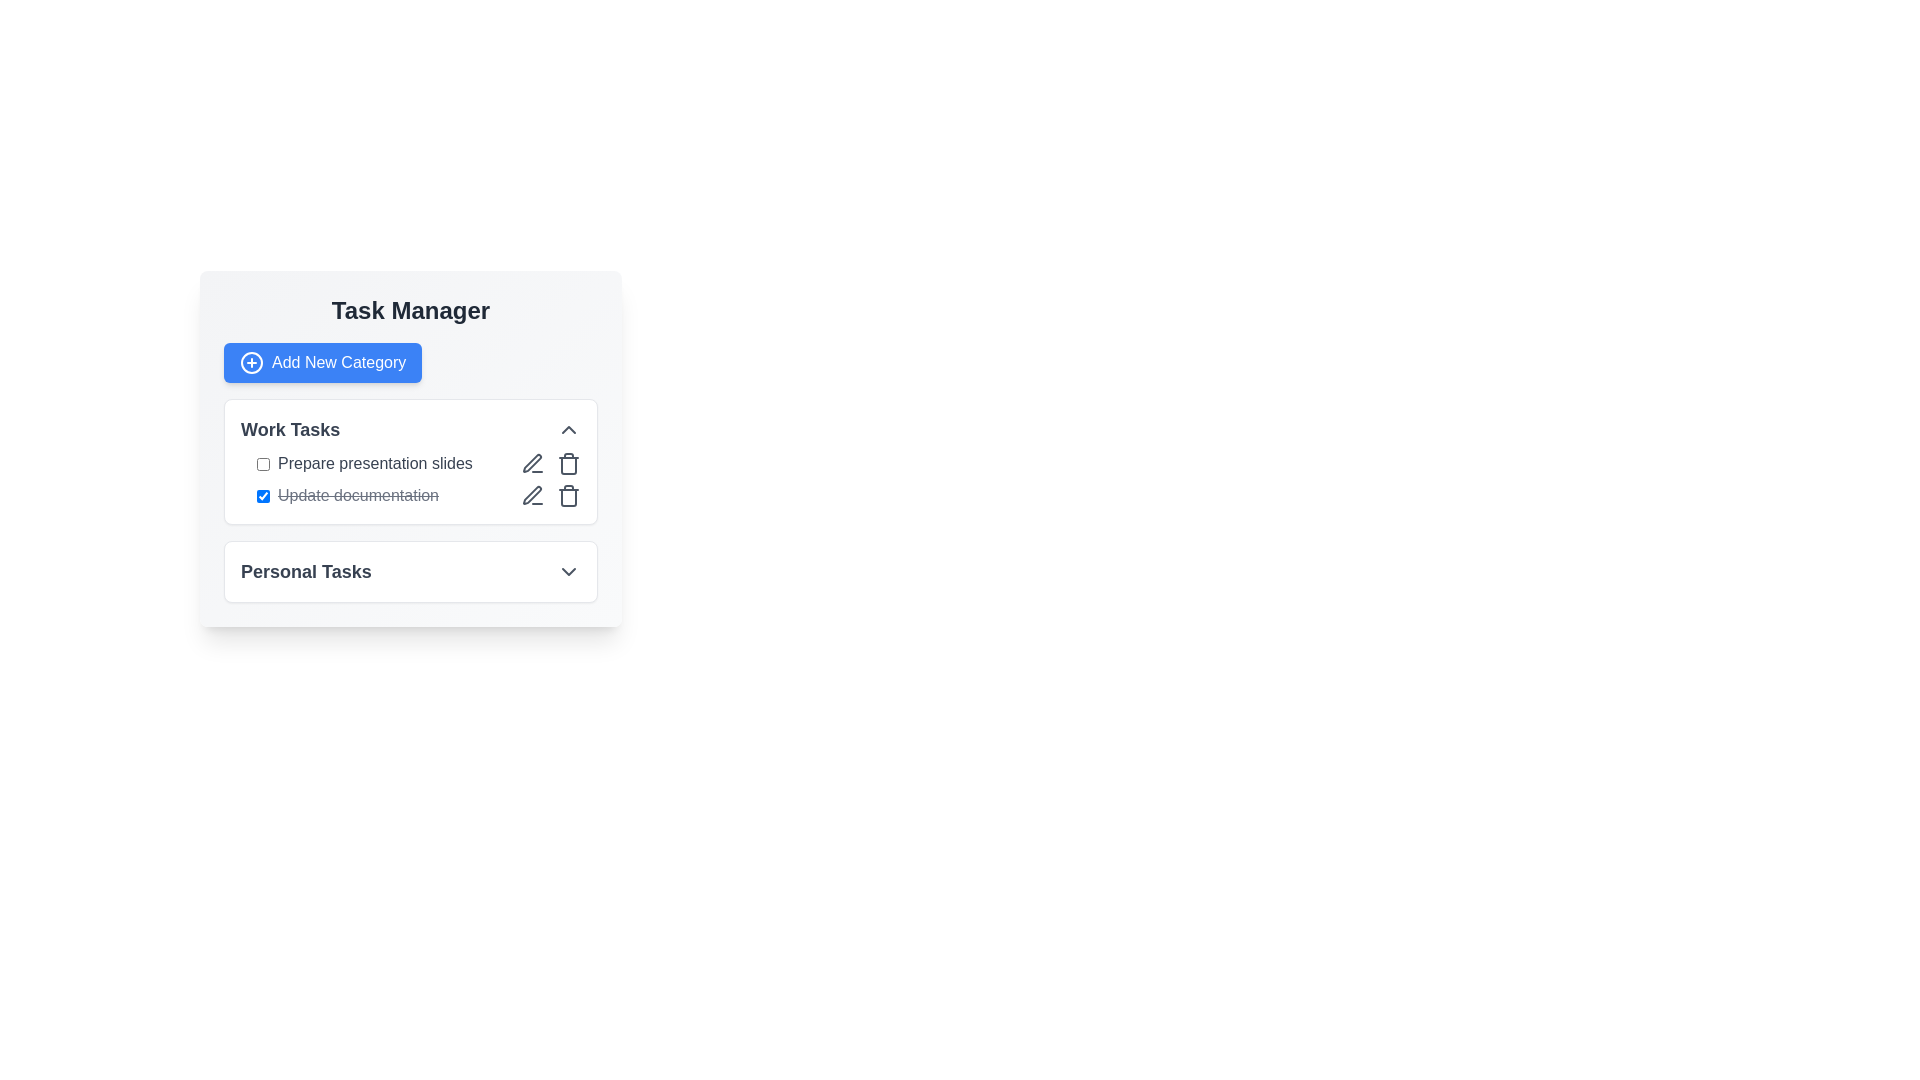  I want to click on the static text label displaying 'Personal Tasks', which is a bold, dark gray text located at the bottom of the main card interface, to the left of an empty spacer and an icon element, so click(305, 571).